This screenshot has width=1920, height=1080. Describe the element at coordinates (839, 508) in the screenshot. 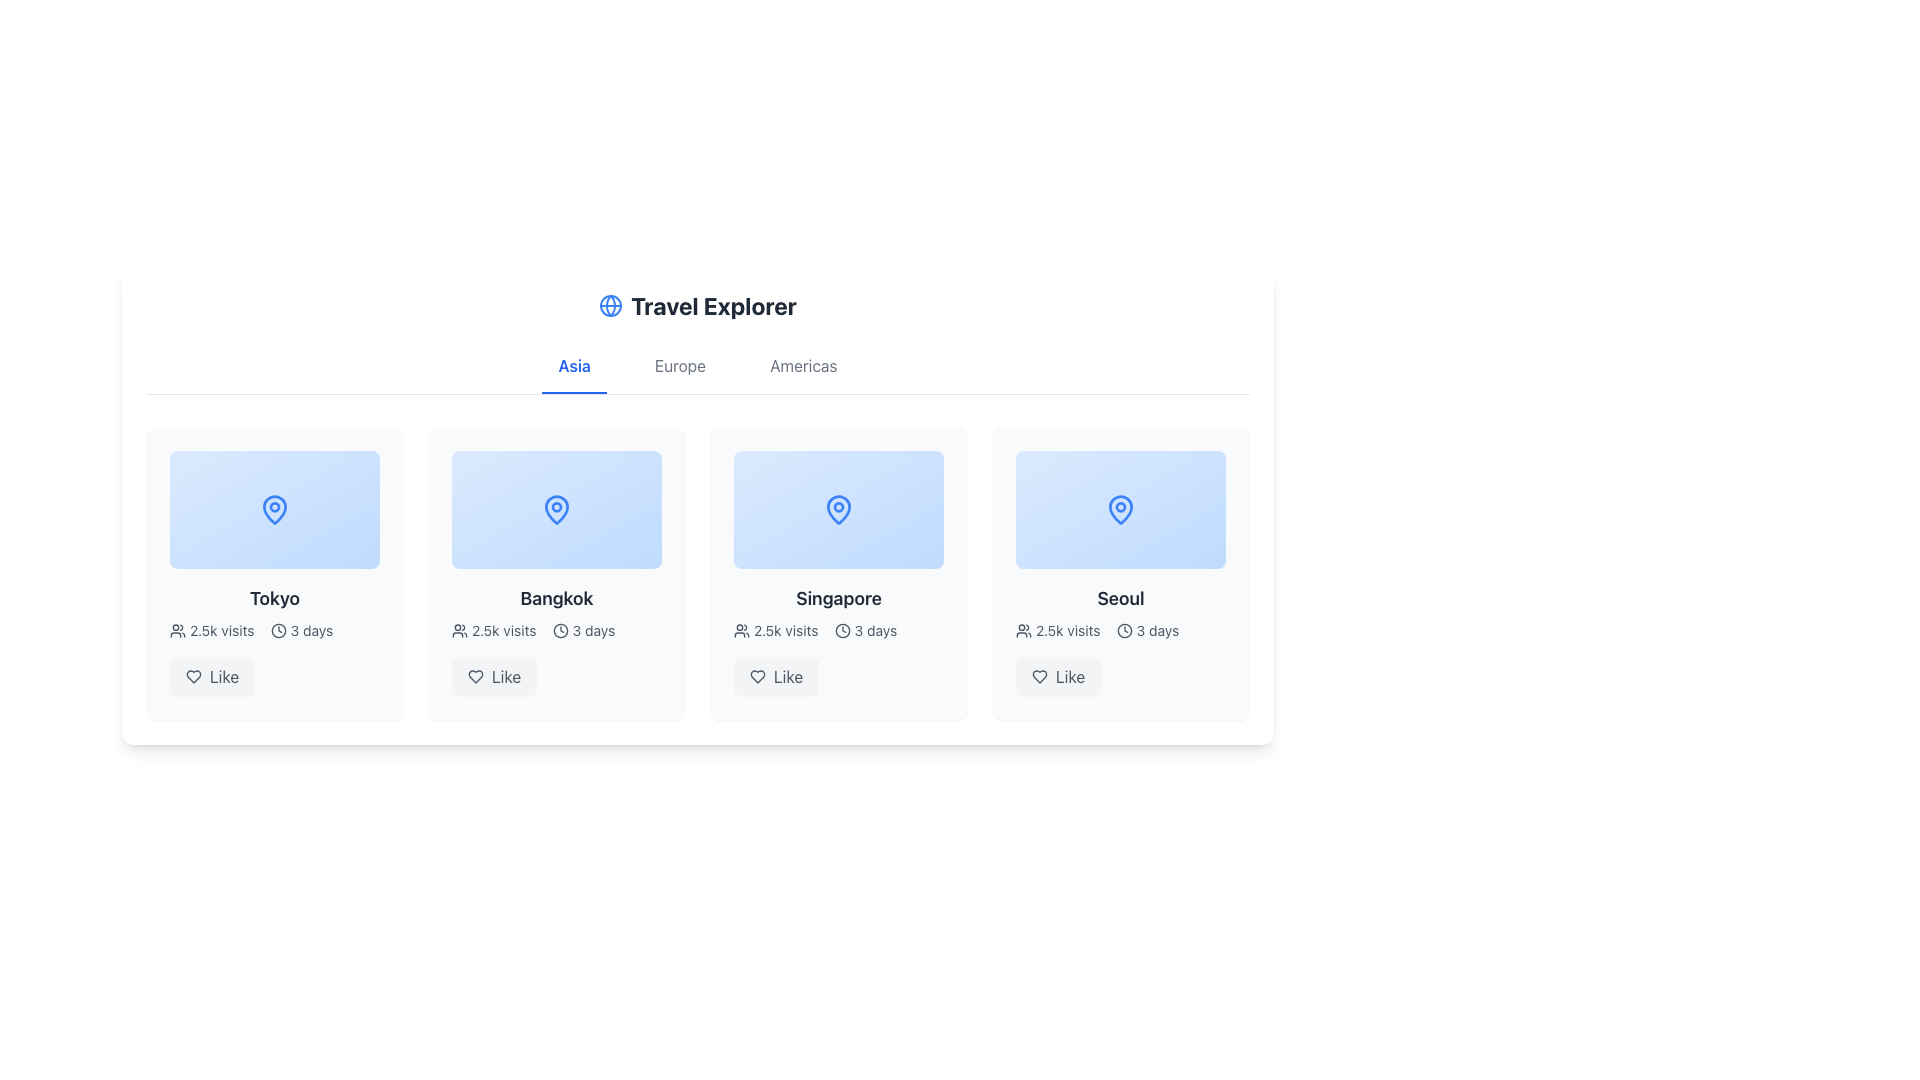

I see `the Graphical location tile labeled 'Singapore', which features a central map pin icon and a gradient background` at that location.